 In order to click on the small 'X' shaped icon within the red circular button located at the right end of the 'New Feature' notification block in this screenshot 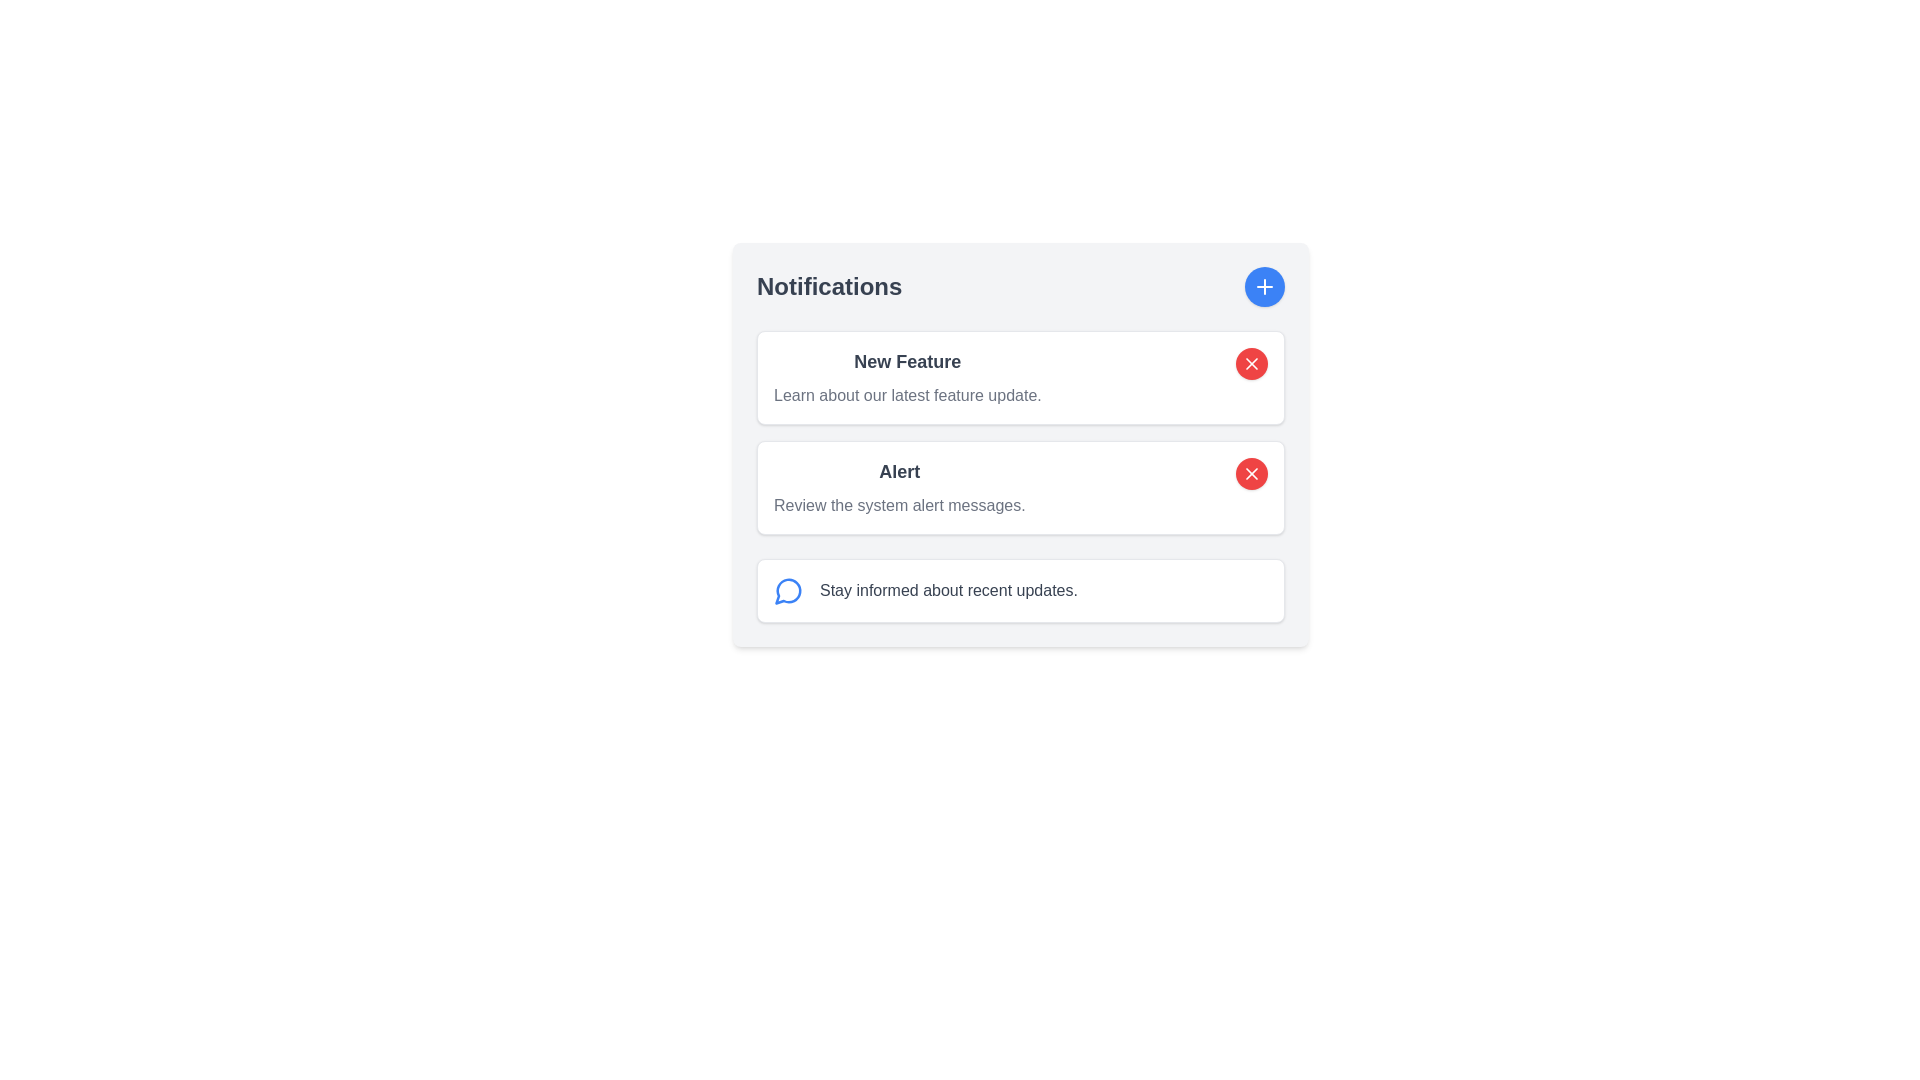, I will do `click(1251, 363)`.